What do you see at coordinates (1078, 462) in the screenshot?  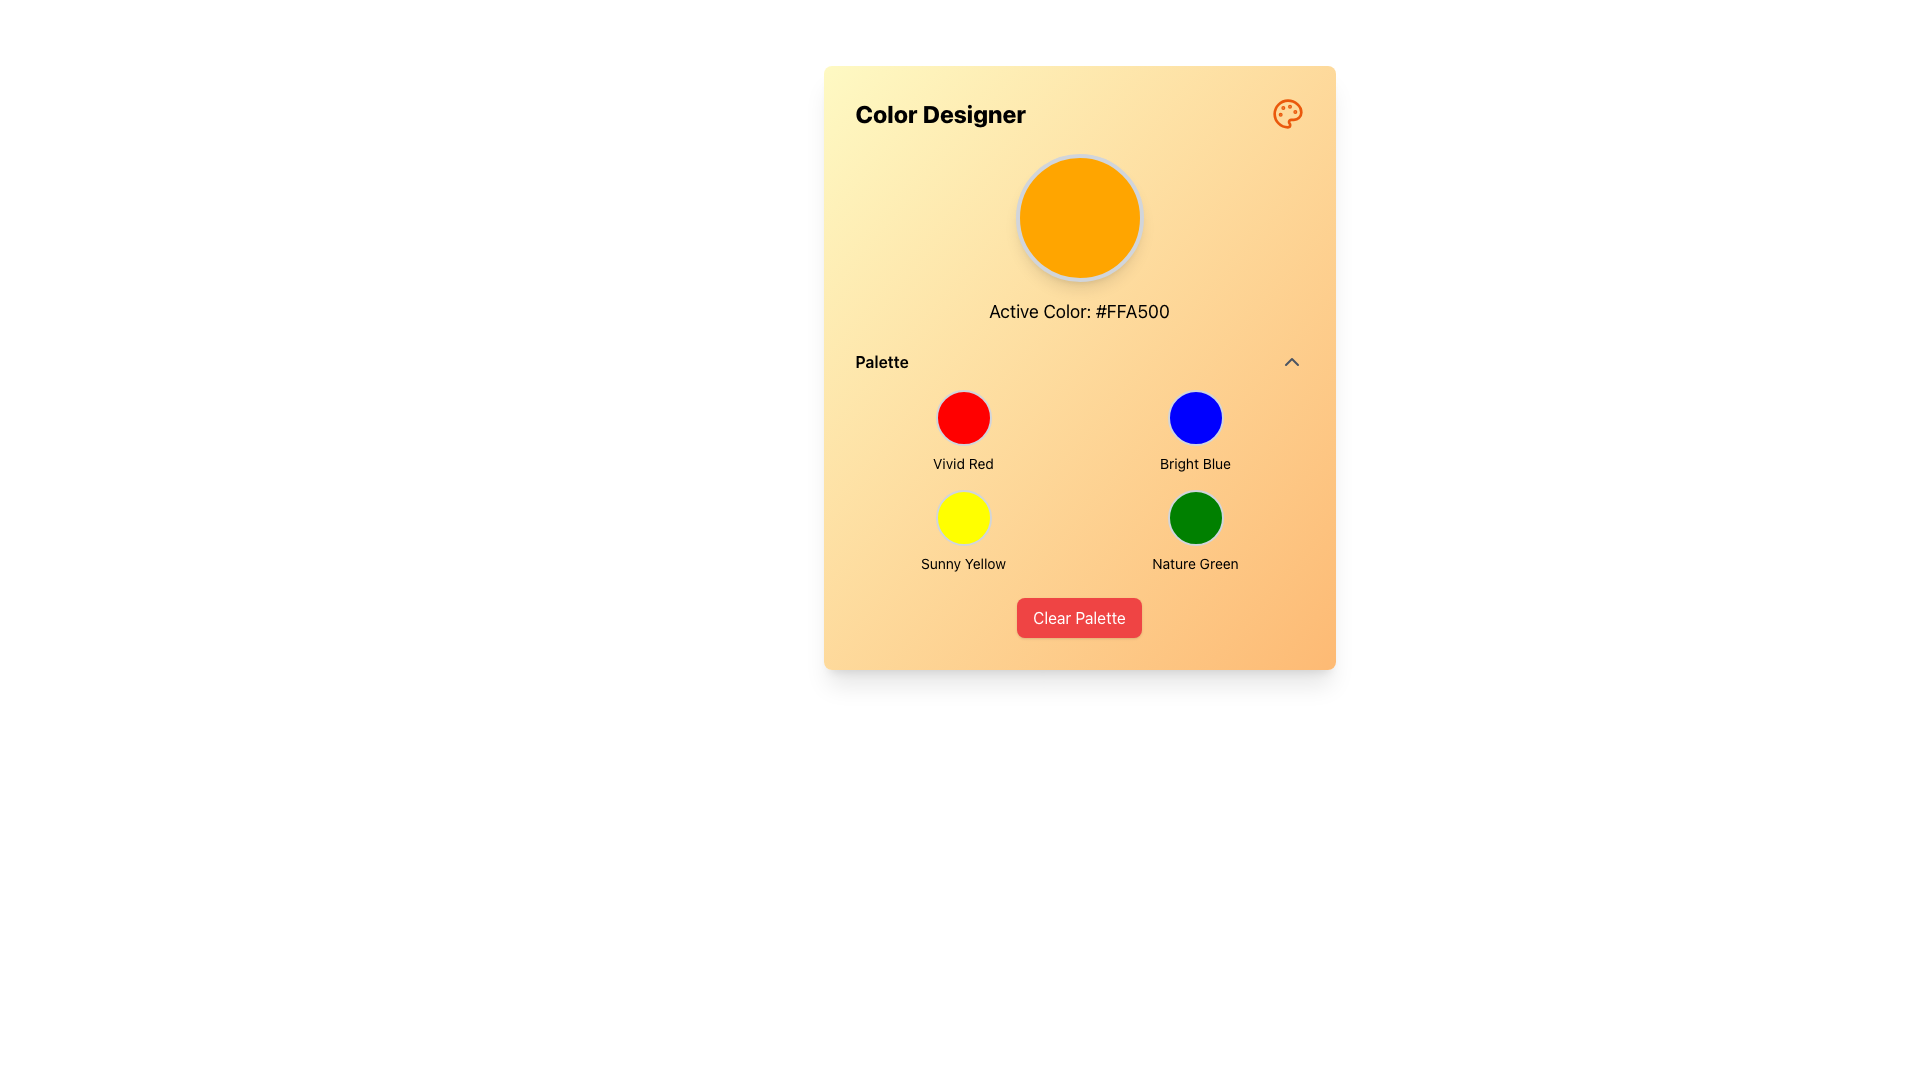 I see `the palette selector element which is a grid containing circular buttons for color selection, located centrally within the interface` at bounding box center [1078, 462].